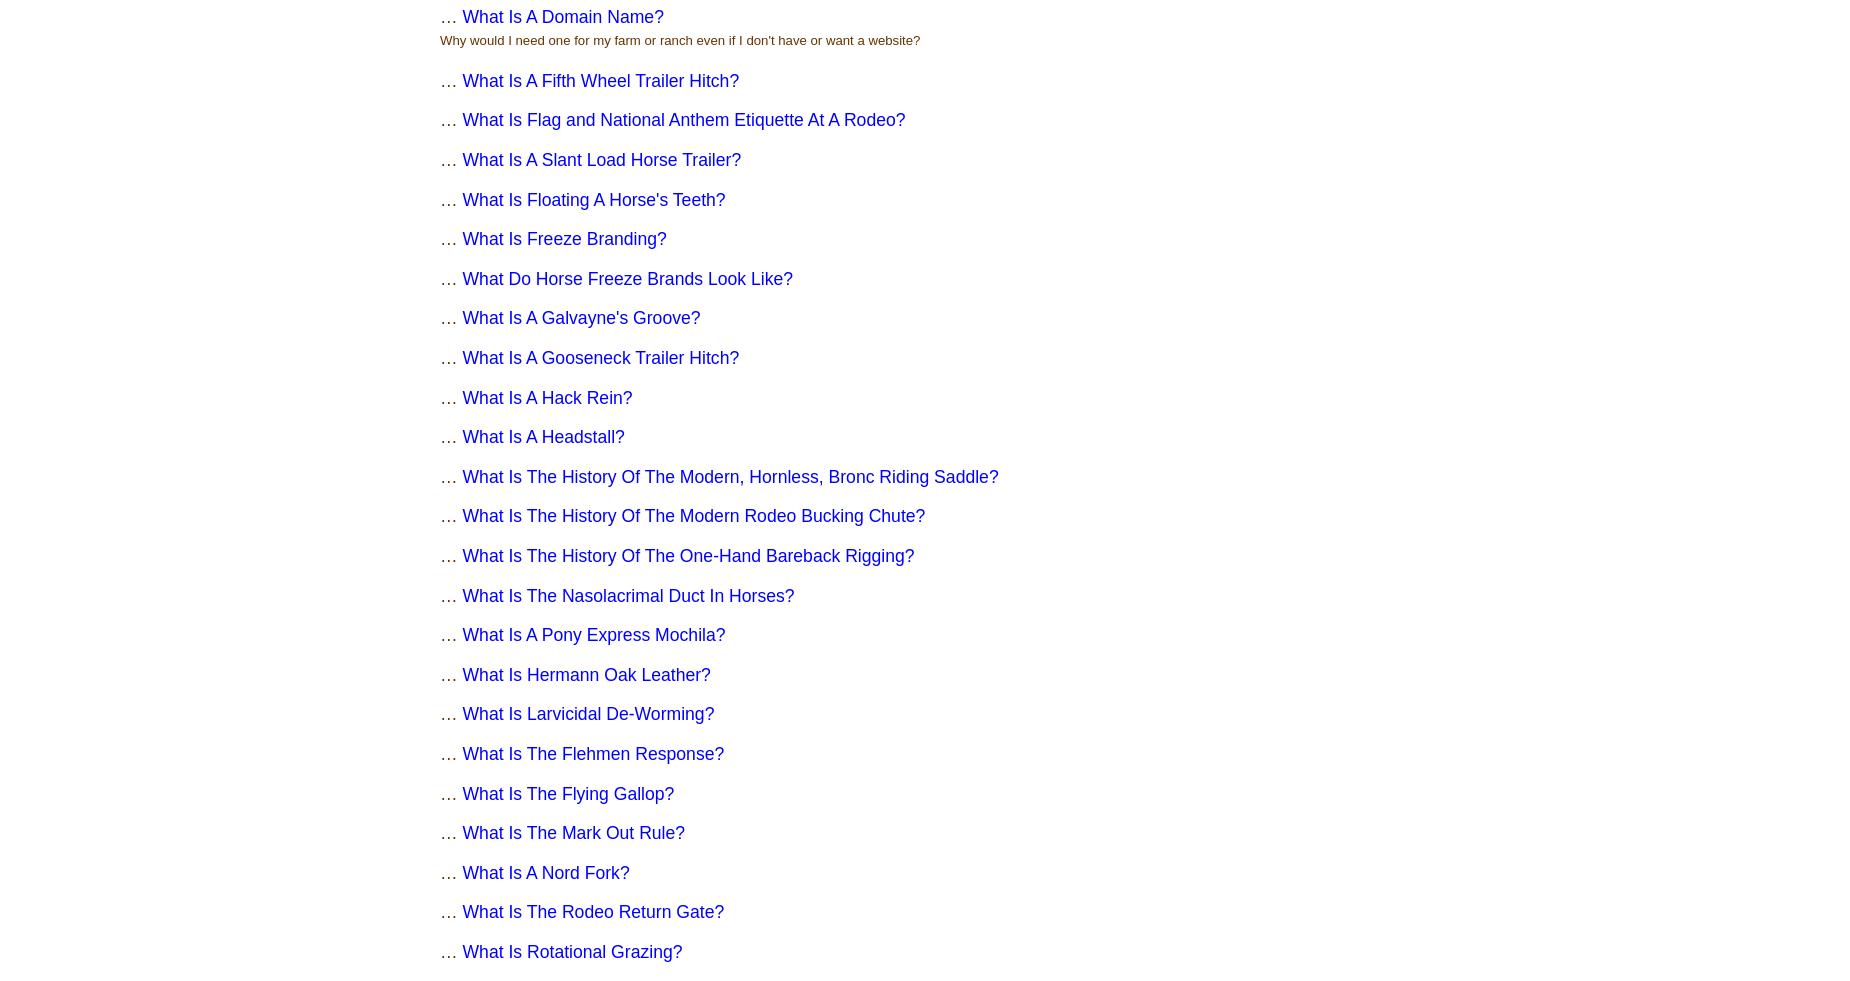 The height and width of the screenshot is (981, 1850). Describe the element at coordinates (460, 277) in the screenshot. I see `'What Do Horse Freeze Brands Look Like?'` at that location.